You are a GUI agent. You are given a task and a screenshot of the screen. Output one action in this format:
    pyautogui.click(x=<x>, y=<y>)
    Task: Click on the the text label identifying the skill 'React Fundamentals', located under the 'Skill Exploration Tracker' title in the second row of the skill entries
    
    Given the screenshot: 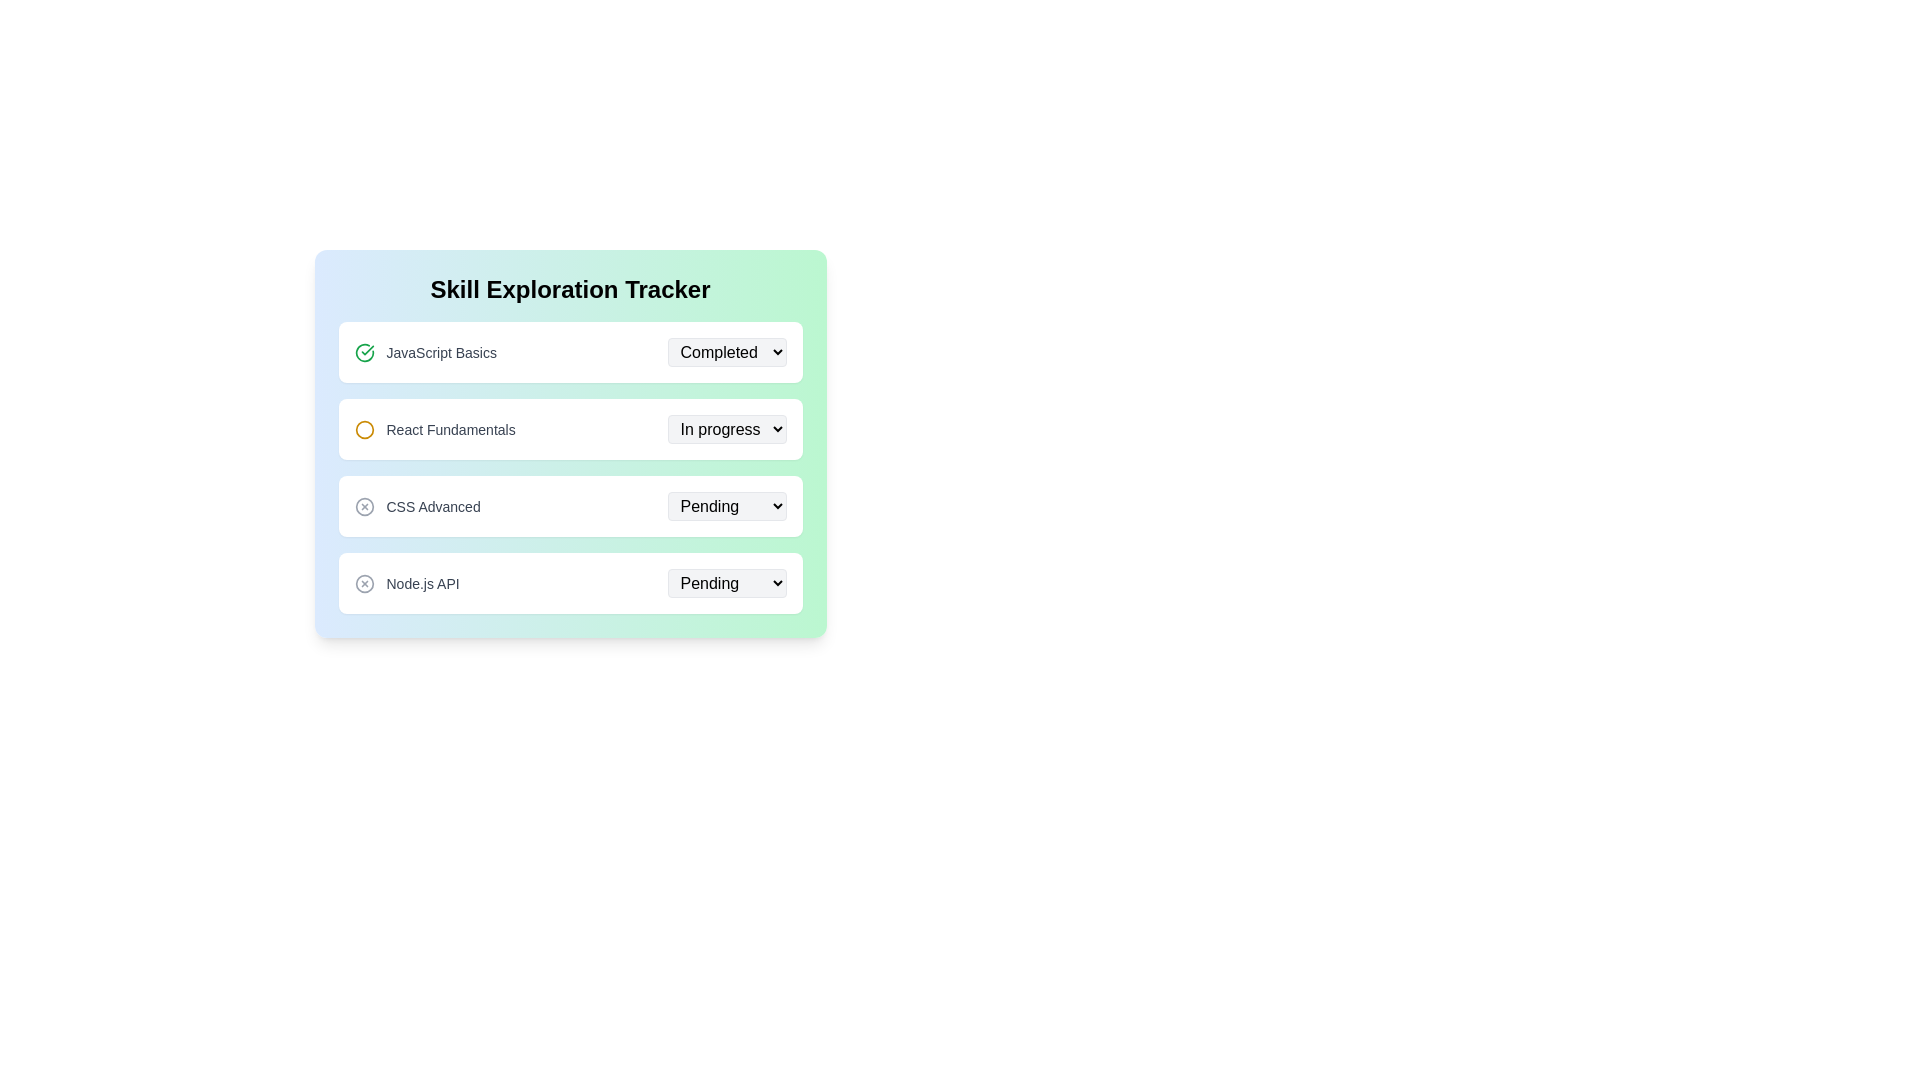 What is the action you would take?
    pyautogui.click(x=434, y=428)
    